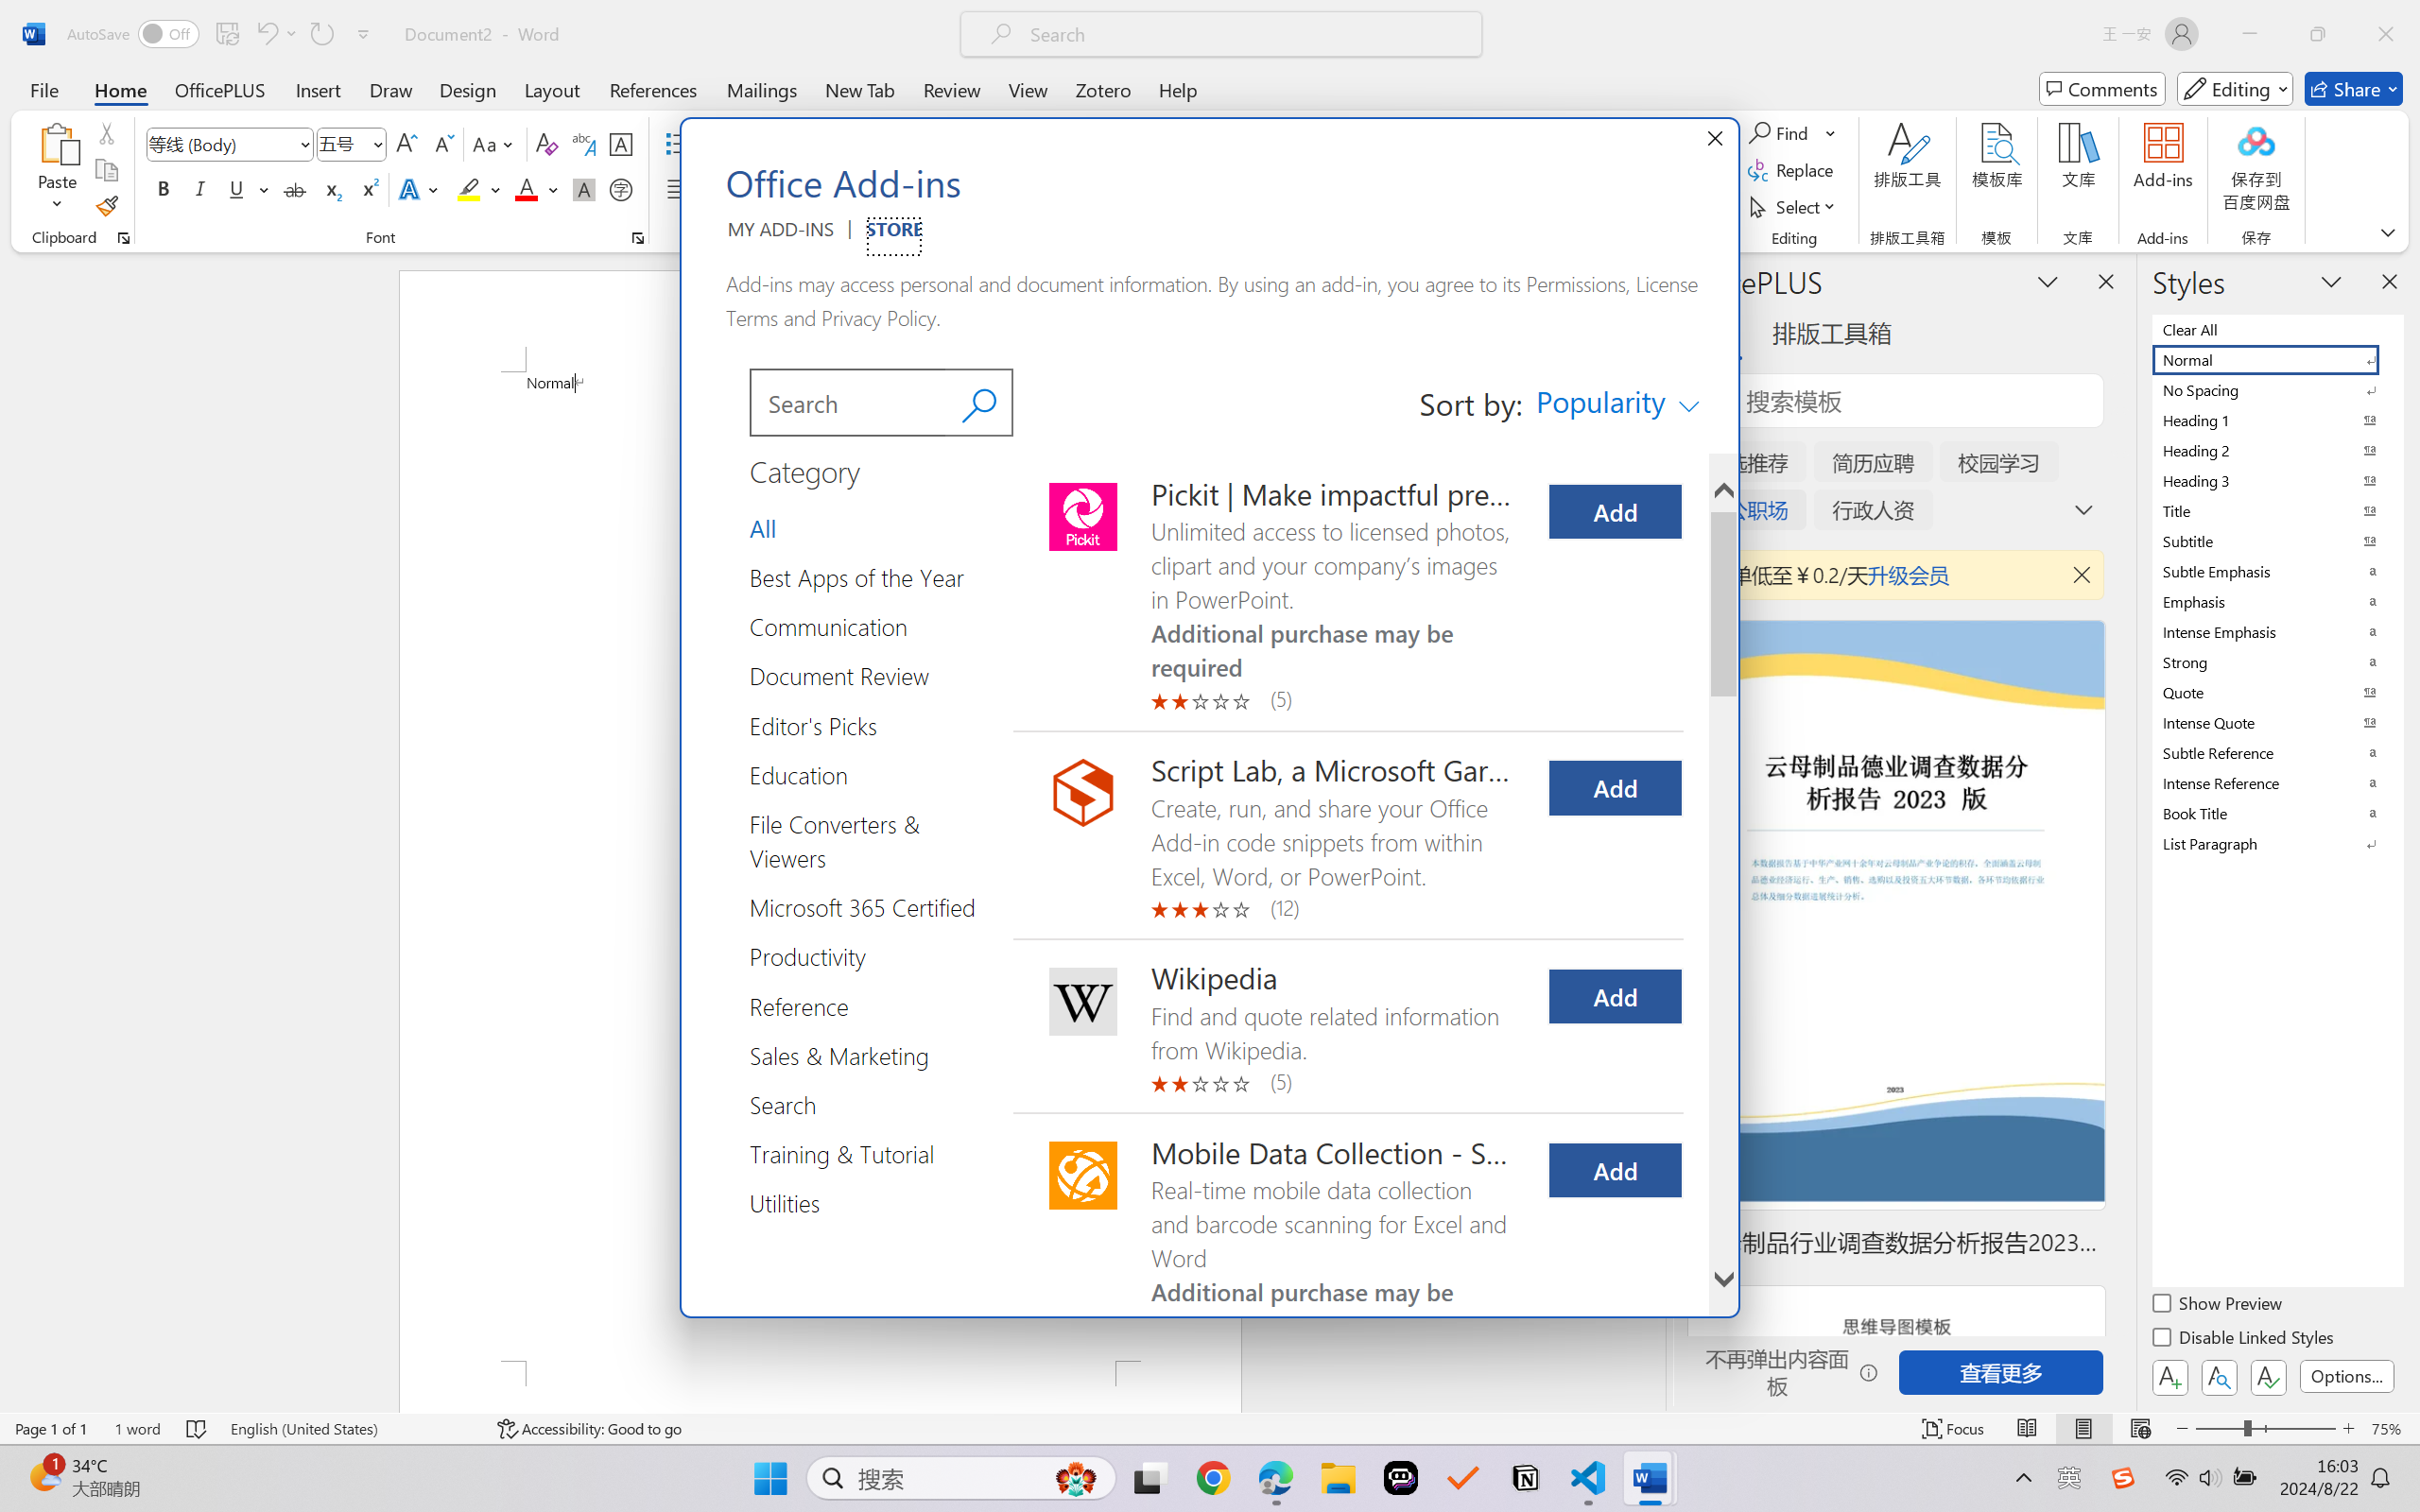  I want to click on 'Subtitle', so click(2275, 540).